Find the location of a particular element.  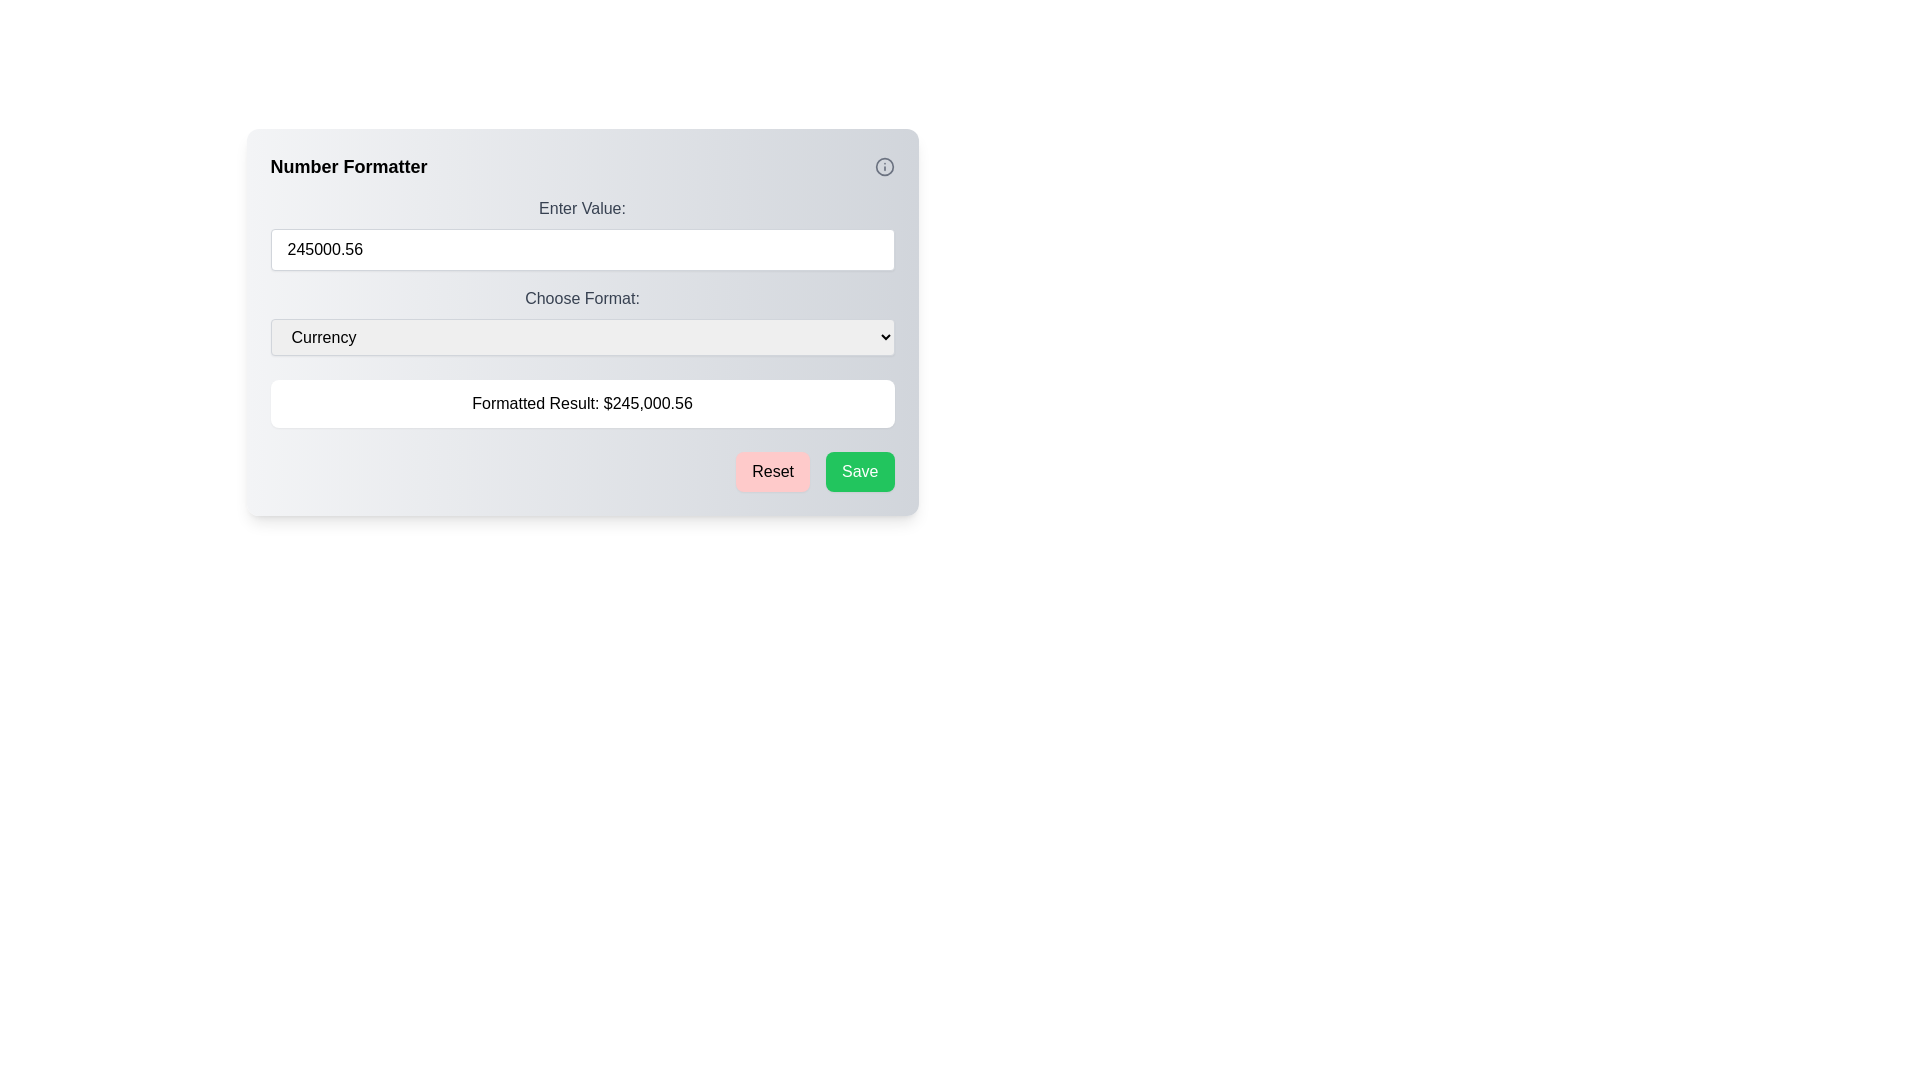

the 'Save' button located on the lower-right side of the dialog box to change its shade is located at coordinates (860, 471).